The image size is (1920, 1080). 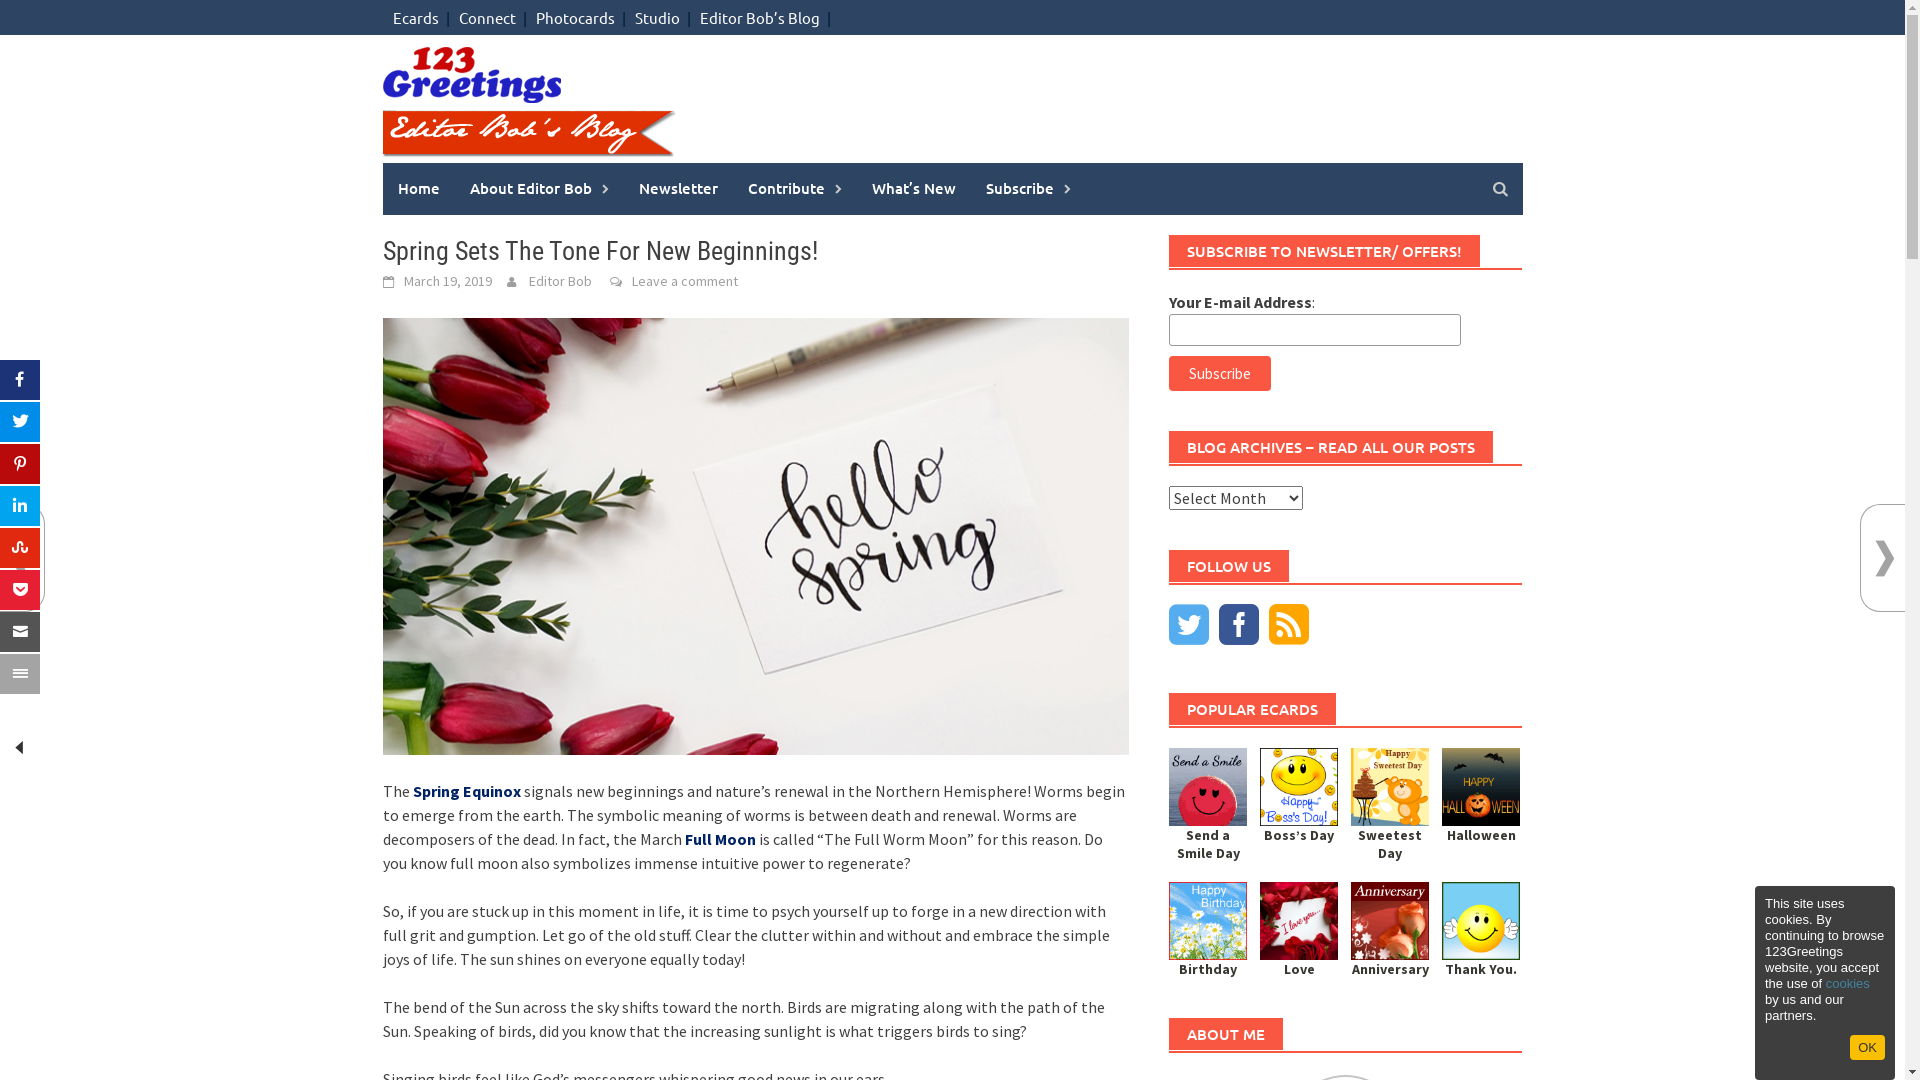 What do you see at coordinates (1847, 982) in the screenshot?
I see `'cookies'` at bounding box center [1847, 982].